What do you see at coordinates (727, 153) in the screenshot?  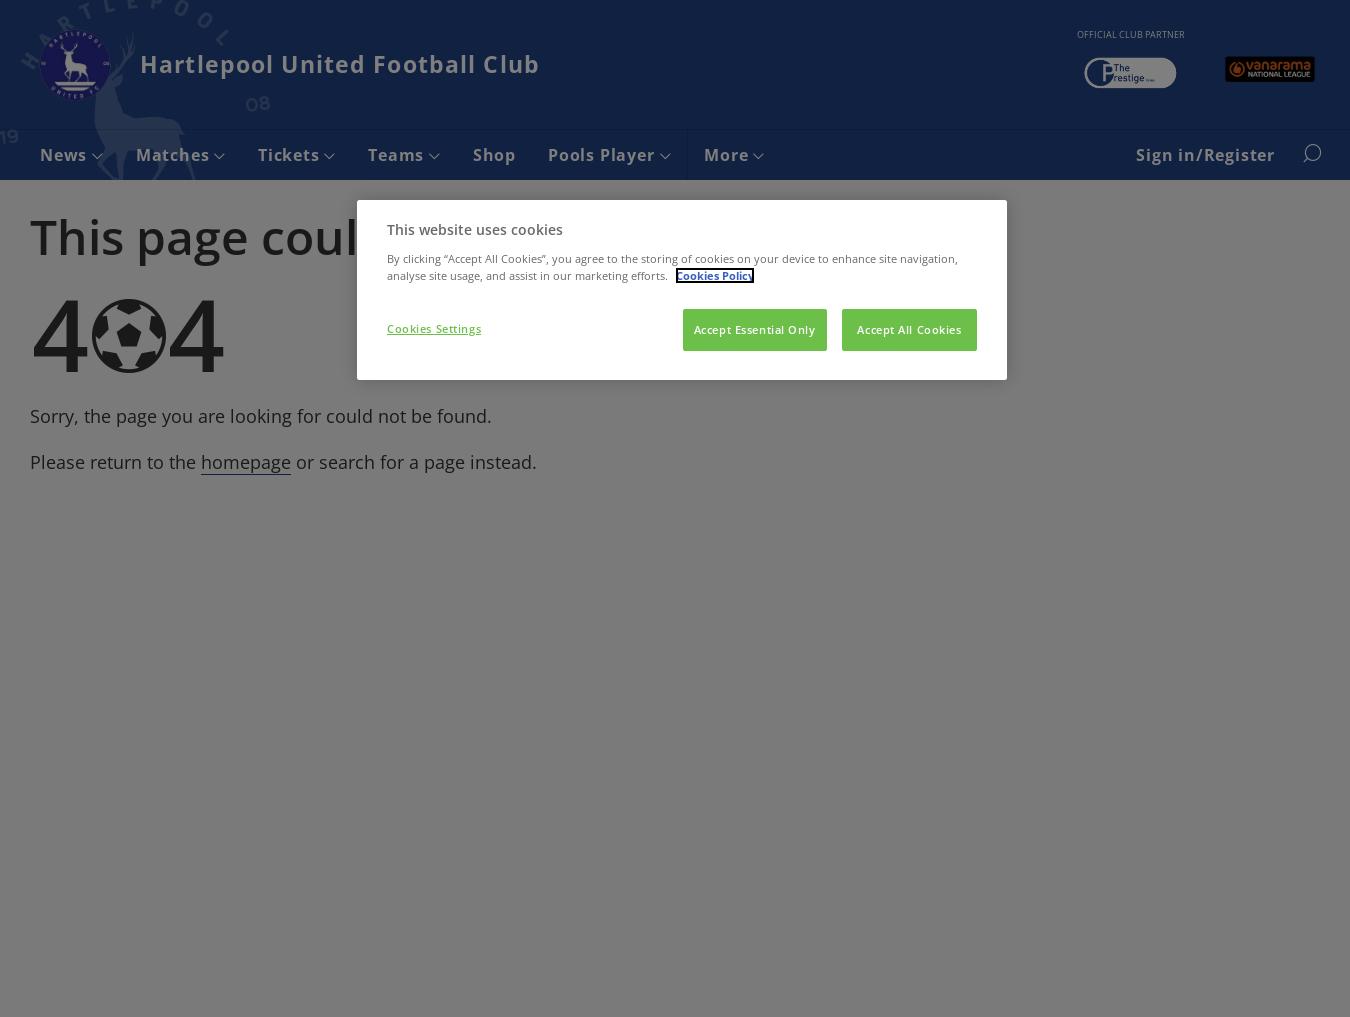 I see `'More'` at bounding box center [727, 153].